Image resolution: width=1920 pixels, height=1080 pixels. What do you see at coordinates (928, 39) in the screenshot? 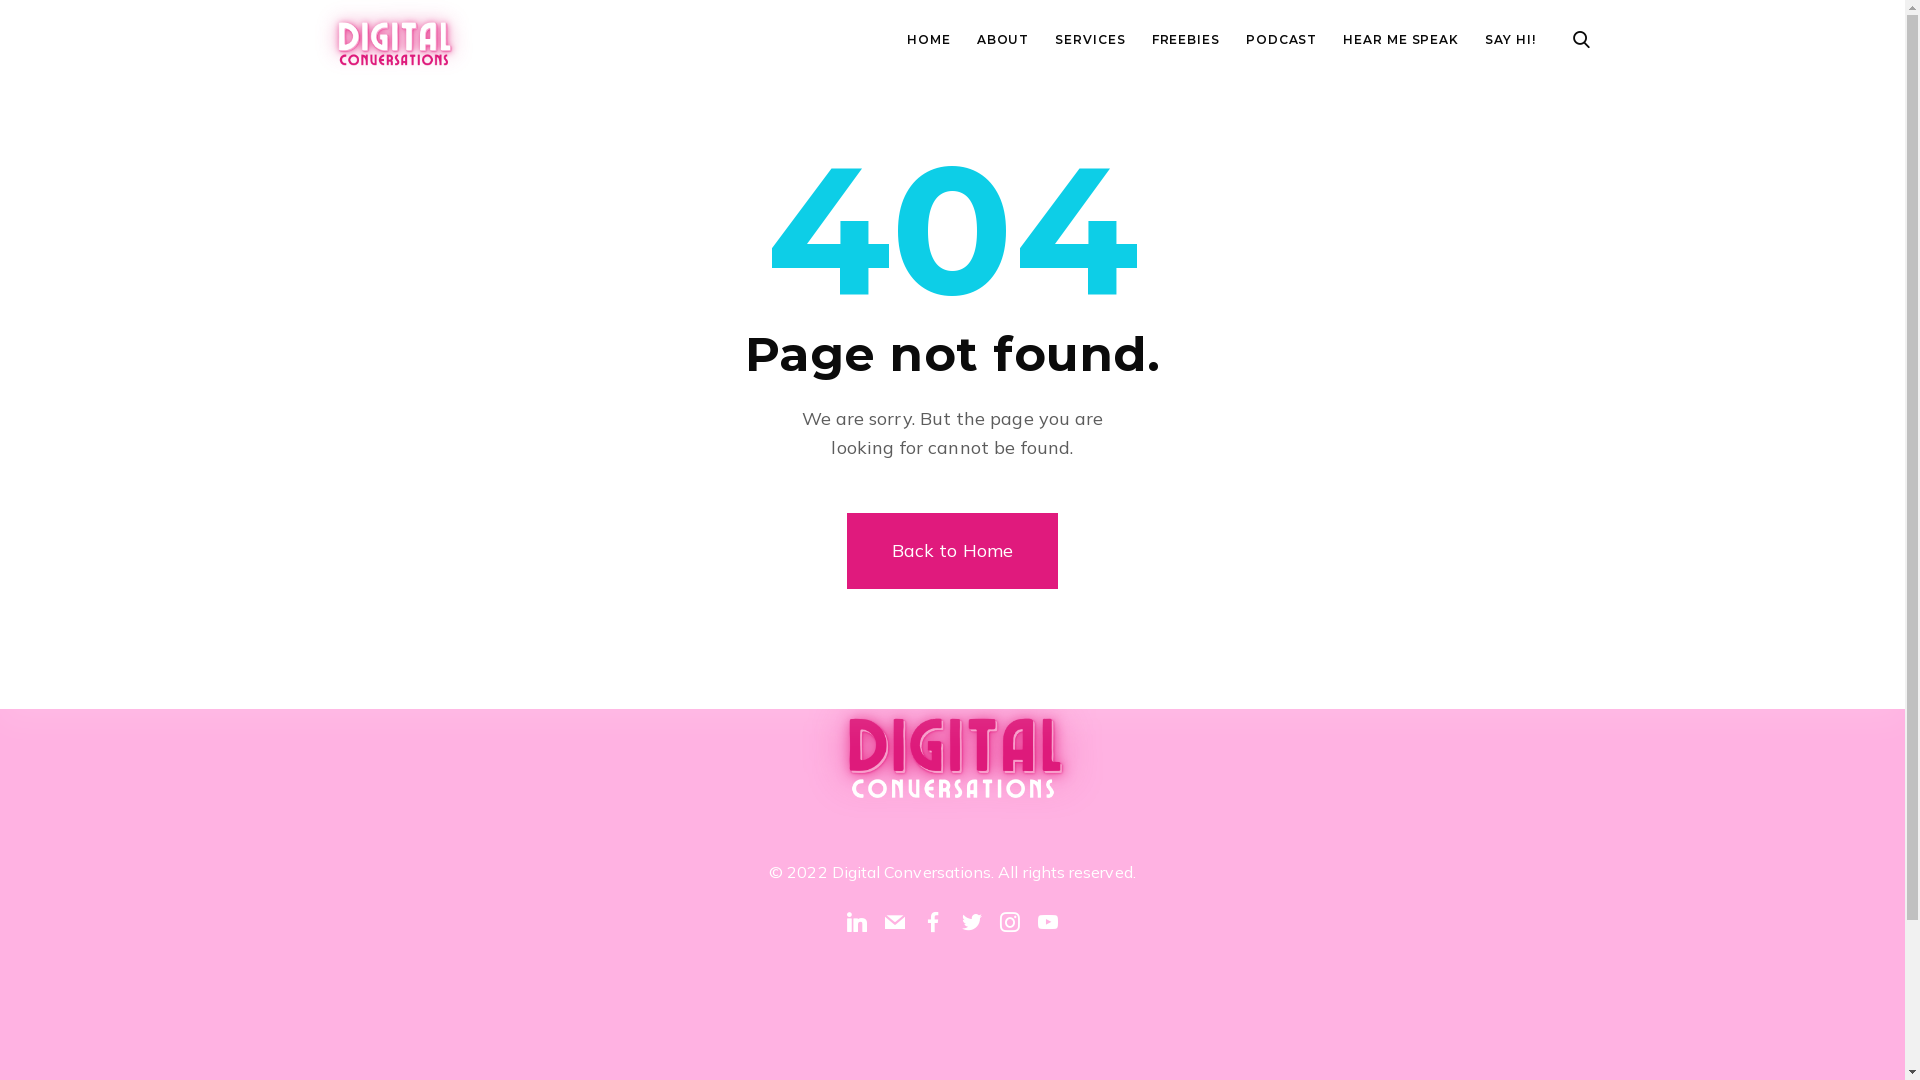
I see `'HOME'` at bounding box center [928, 39].